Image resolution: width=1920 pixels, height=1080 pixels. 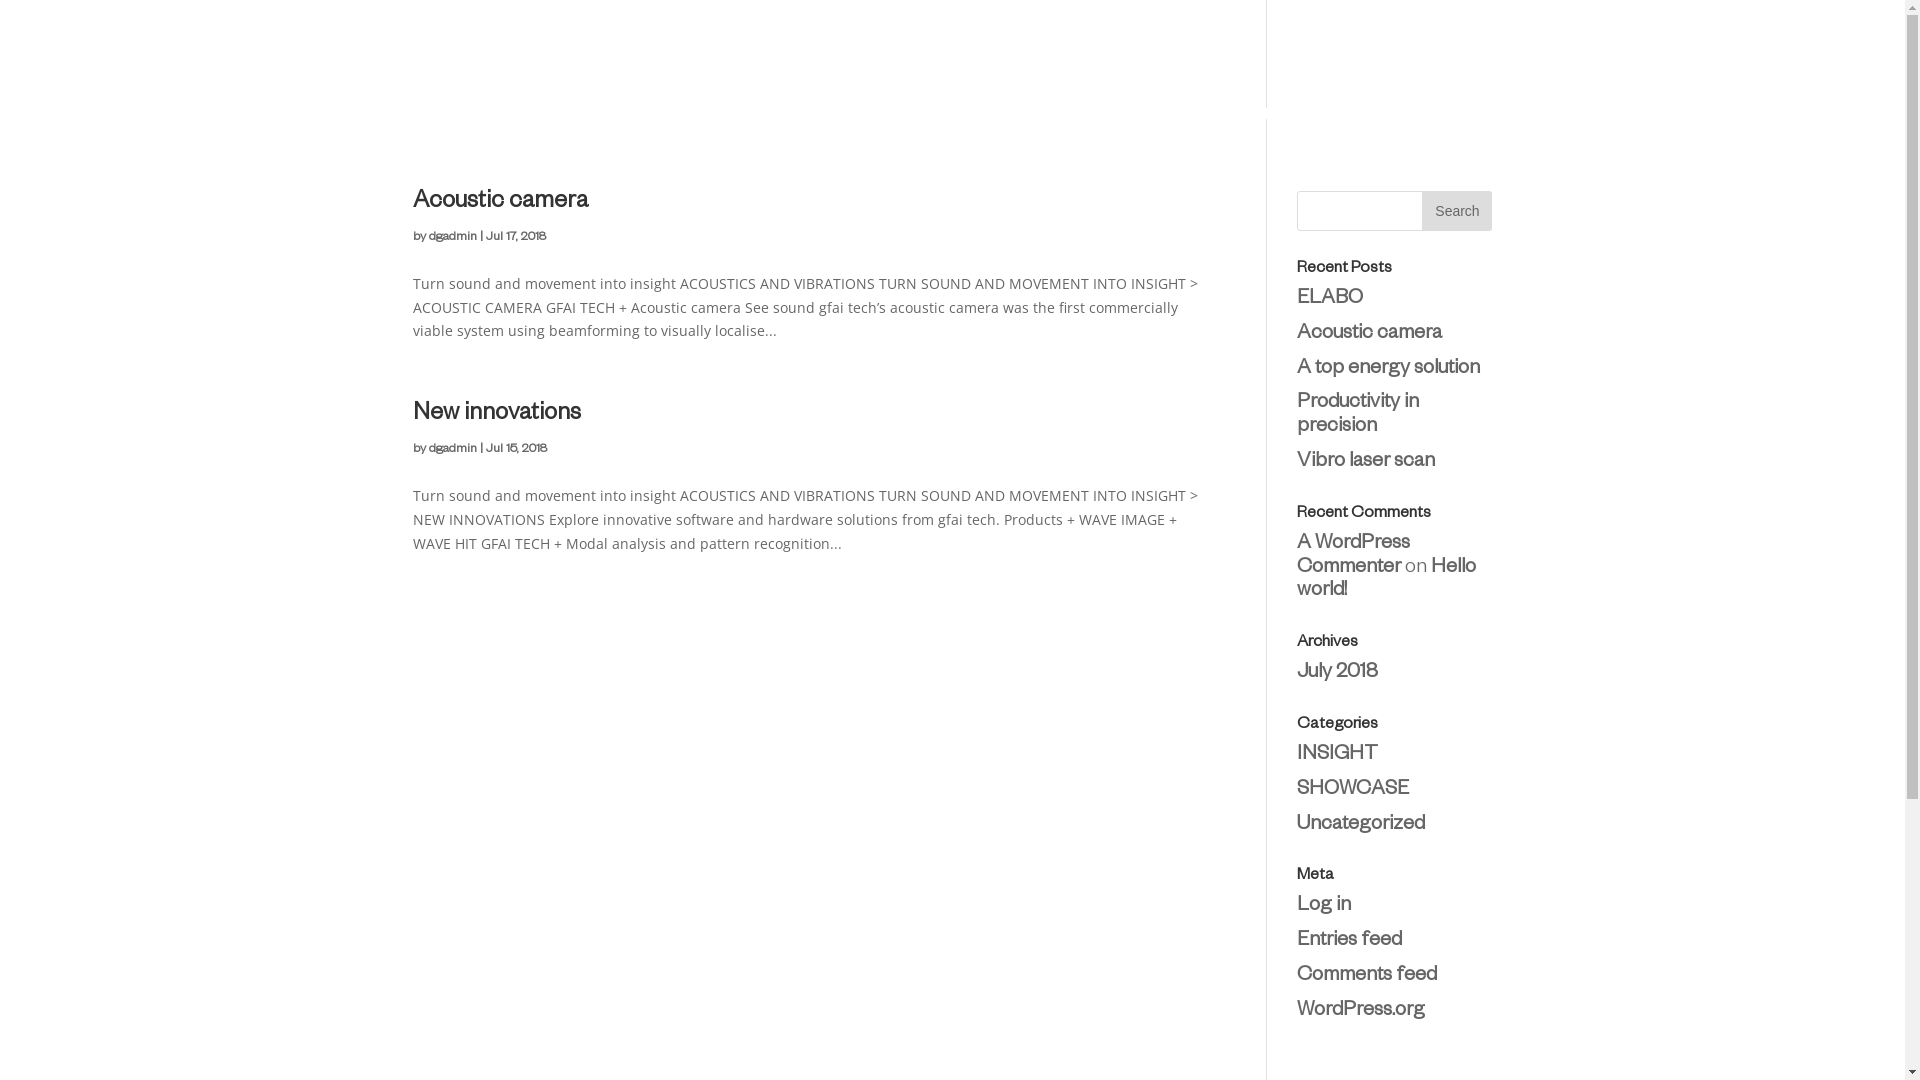 What do you see at coordinates (1353, 556) in the screenshot?
I see `'A WordPress Commenter'` at bounding box center [1353, 556].